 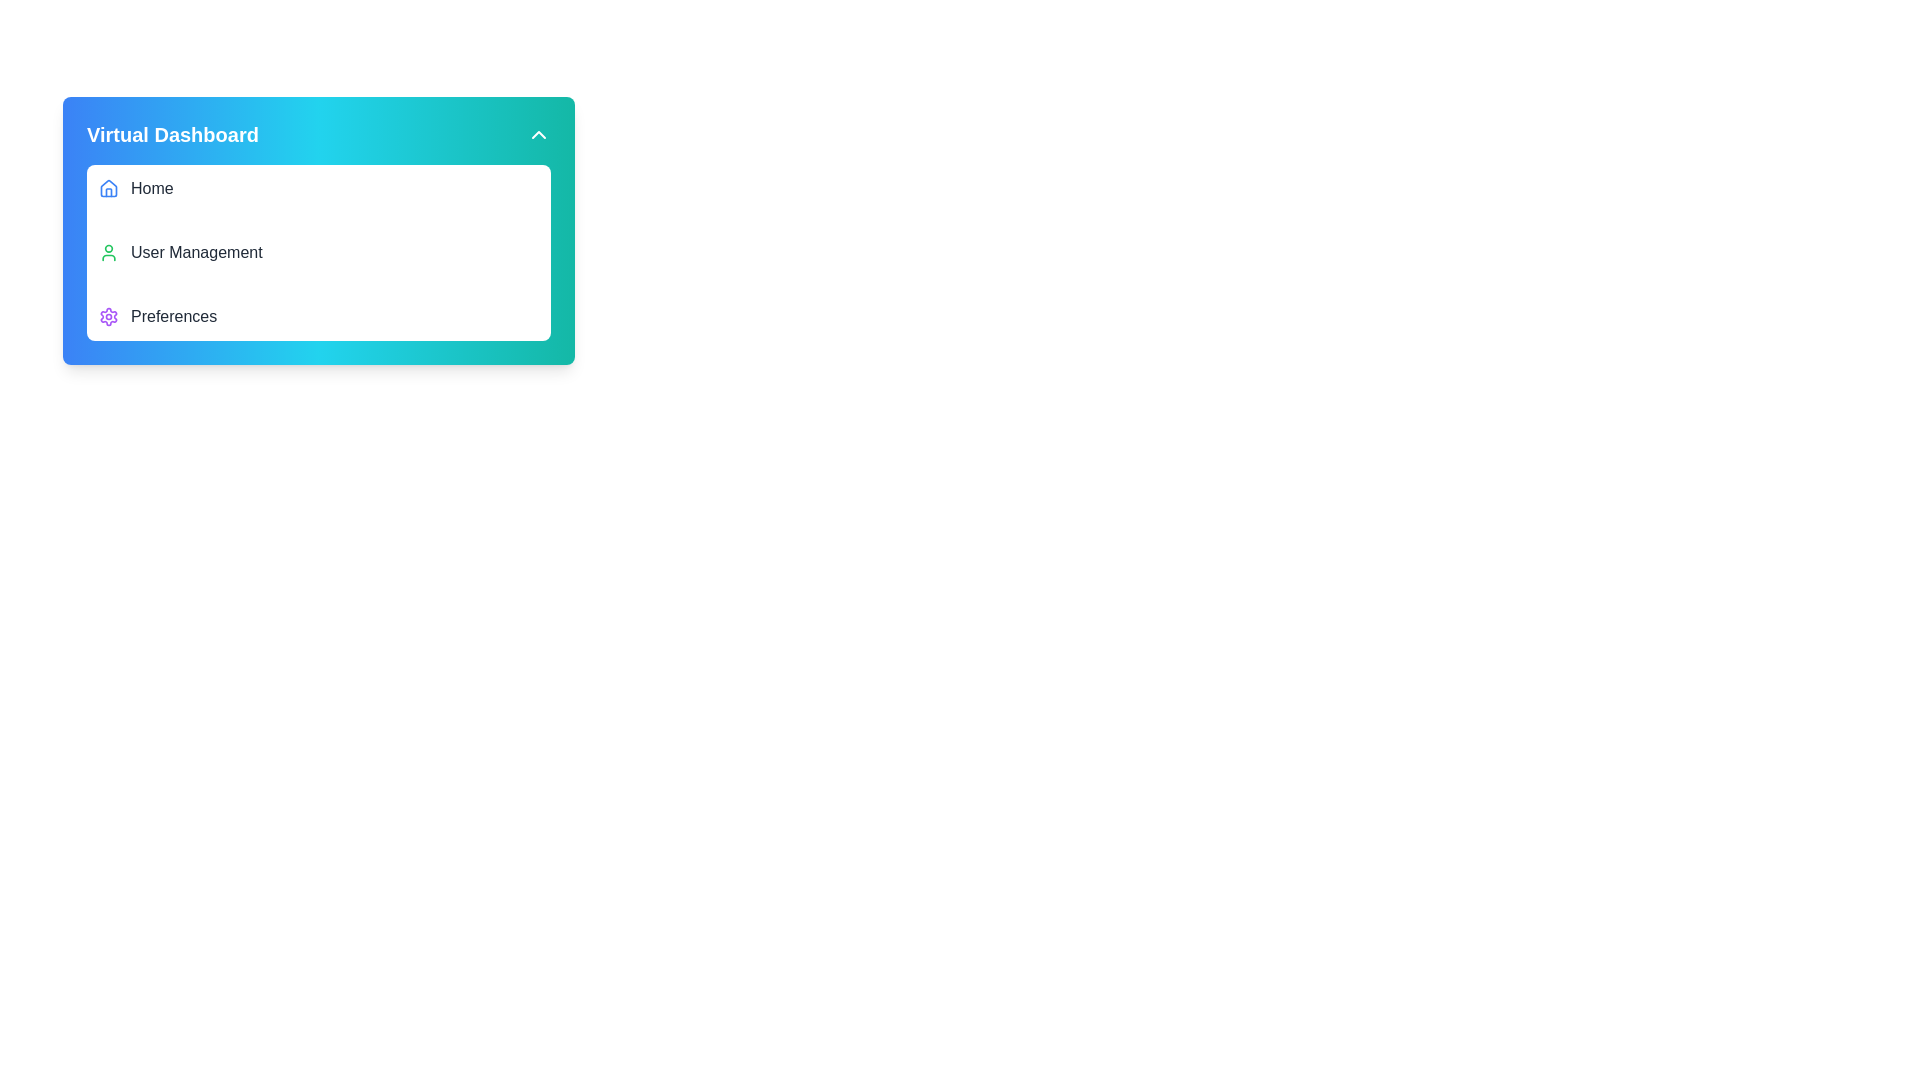 I want to click on the text label indicating user preferences or settings, which is the third item in the menu below 'Home' and 'User Management', so click(x=174, y=315).